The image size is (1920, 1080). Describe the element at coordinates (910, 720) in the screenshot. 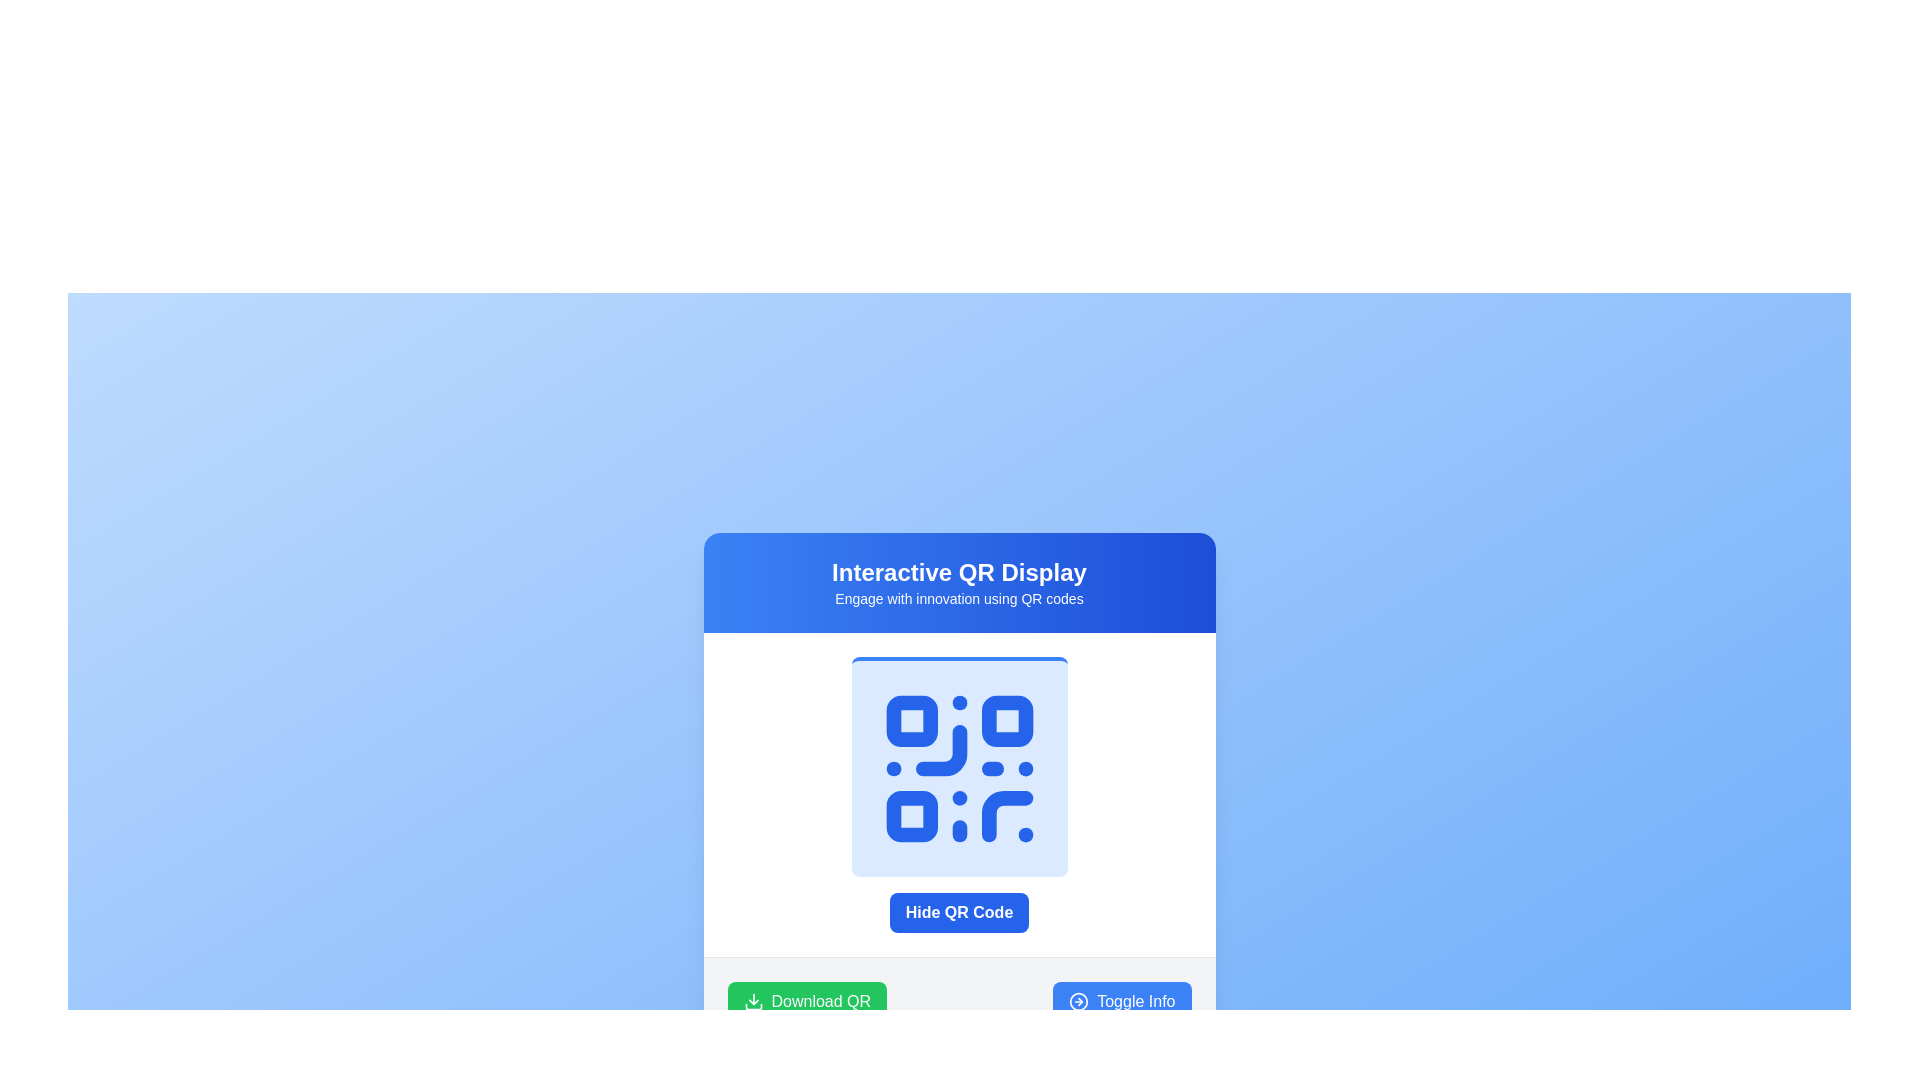

I see `the small rectangular shape with rounded corners located in the upper-left corner of the QR code graphic` at that location.